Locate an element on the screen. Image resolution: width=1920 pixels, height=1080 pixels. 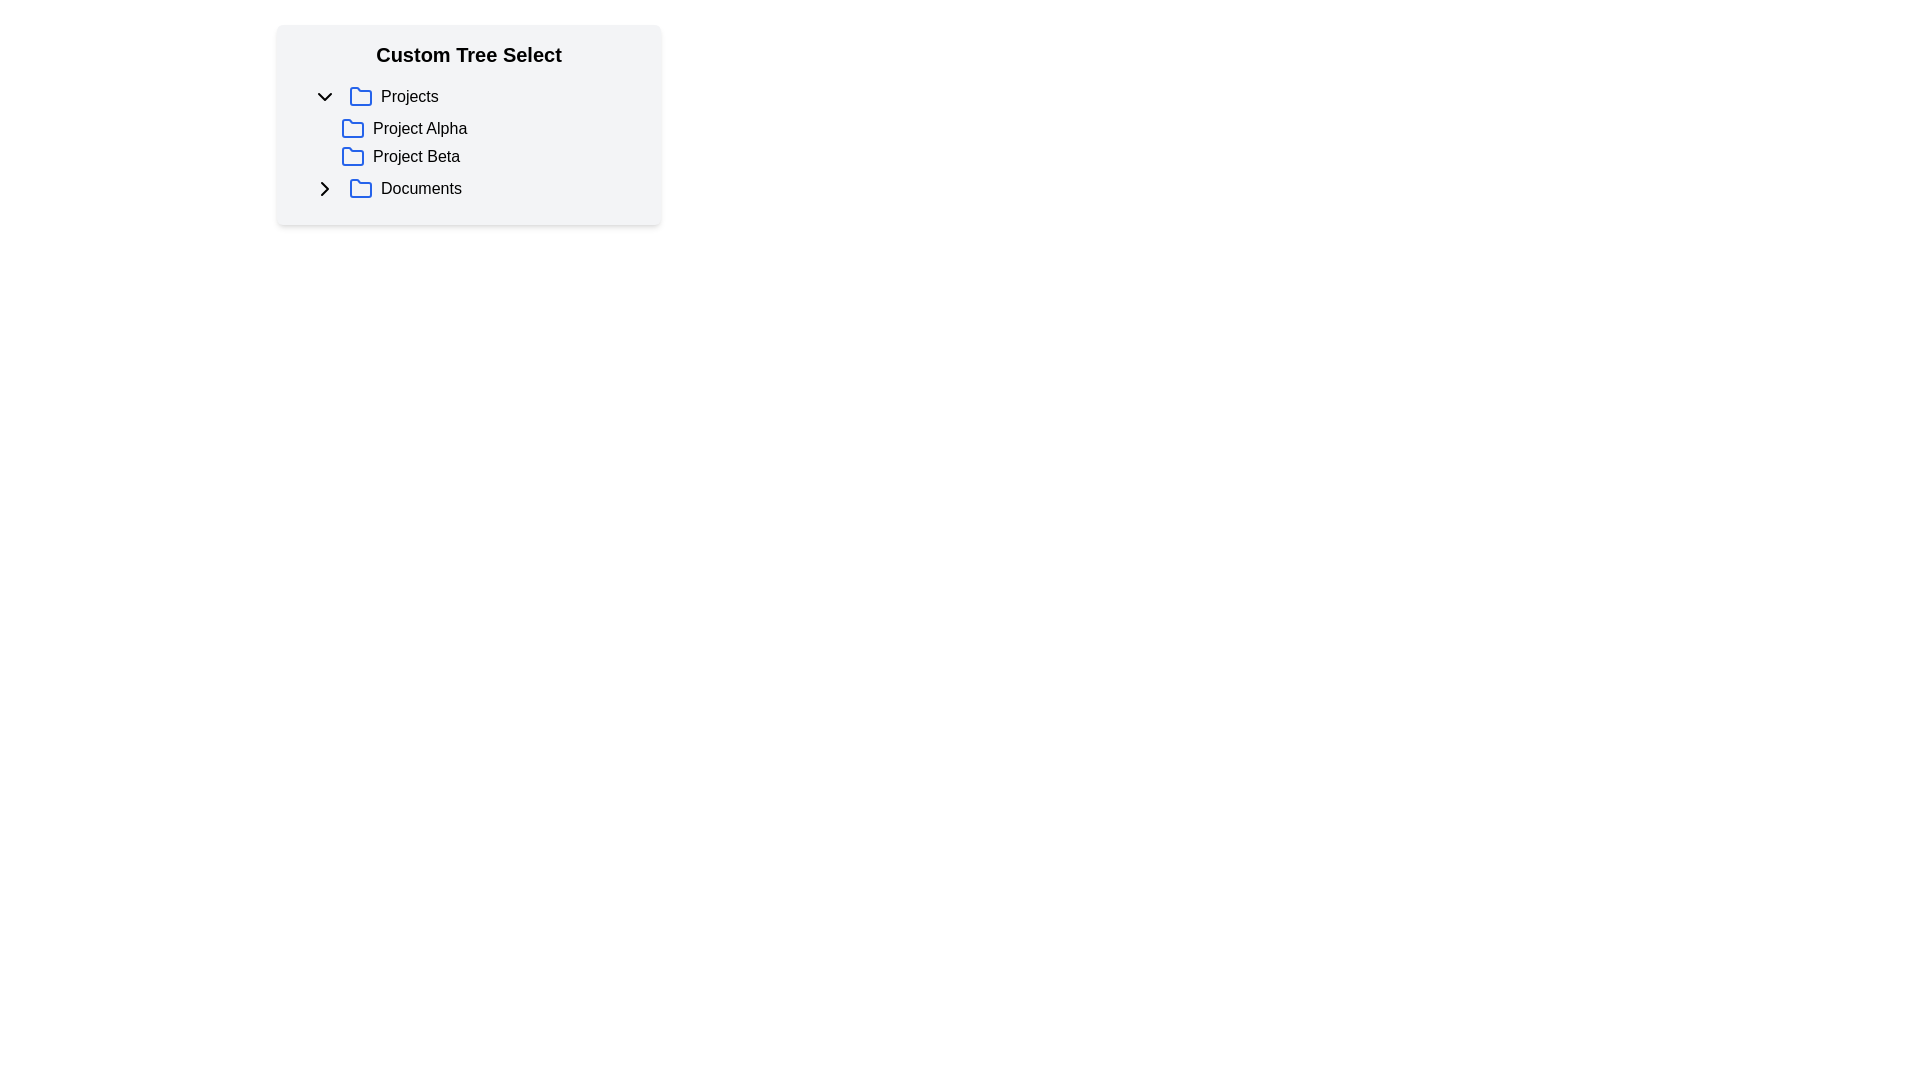
the 'Custom Tree Select' hierarchical tree selector is located at coordinates (468, 124).